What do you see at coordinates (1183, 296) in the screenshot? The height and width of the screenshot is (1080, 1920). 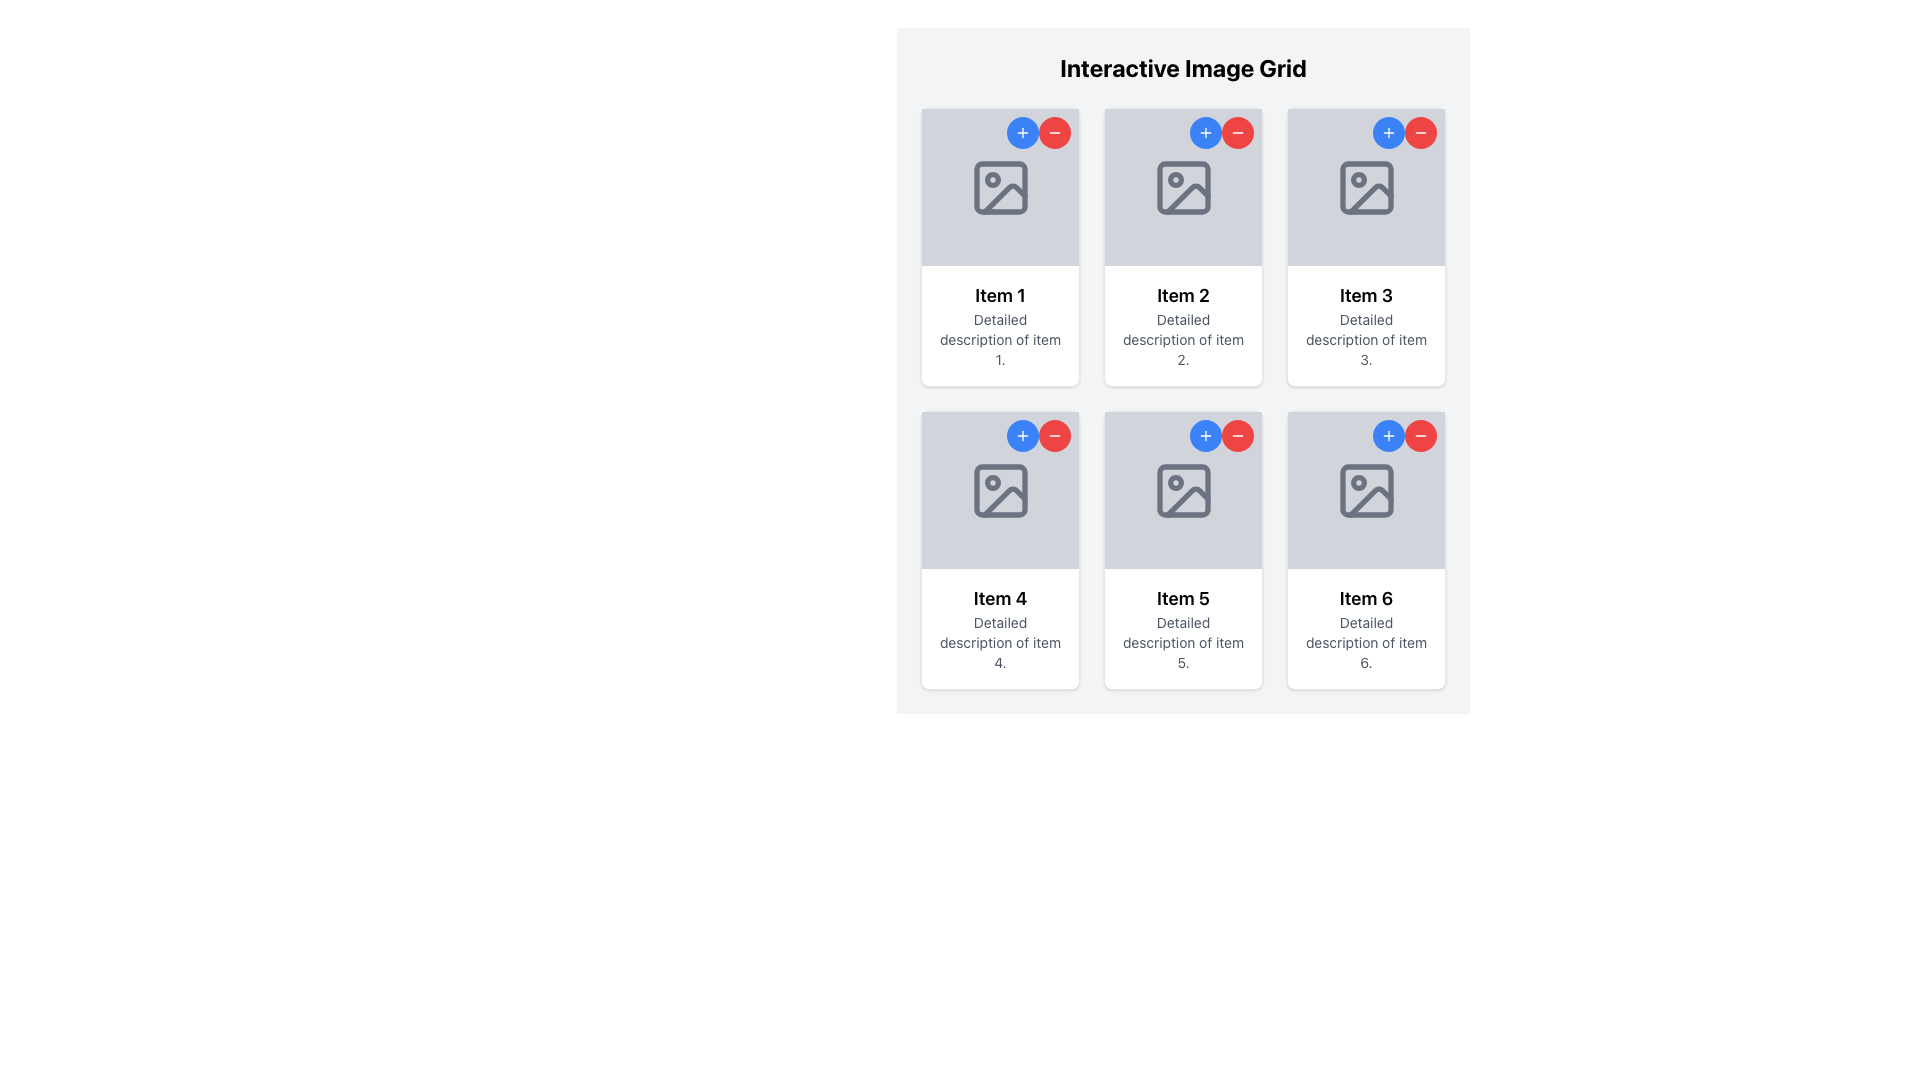 I see `Heading or Label Text located at the top of the second card in a 2x3 grid, which provides a brief identifier for the card's content` at bounding box center [1183, 296].